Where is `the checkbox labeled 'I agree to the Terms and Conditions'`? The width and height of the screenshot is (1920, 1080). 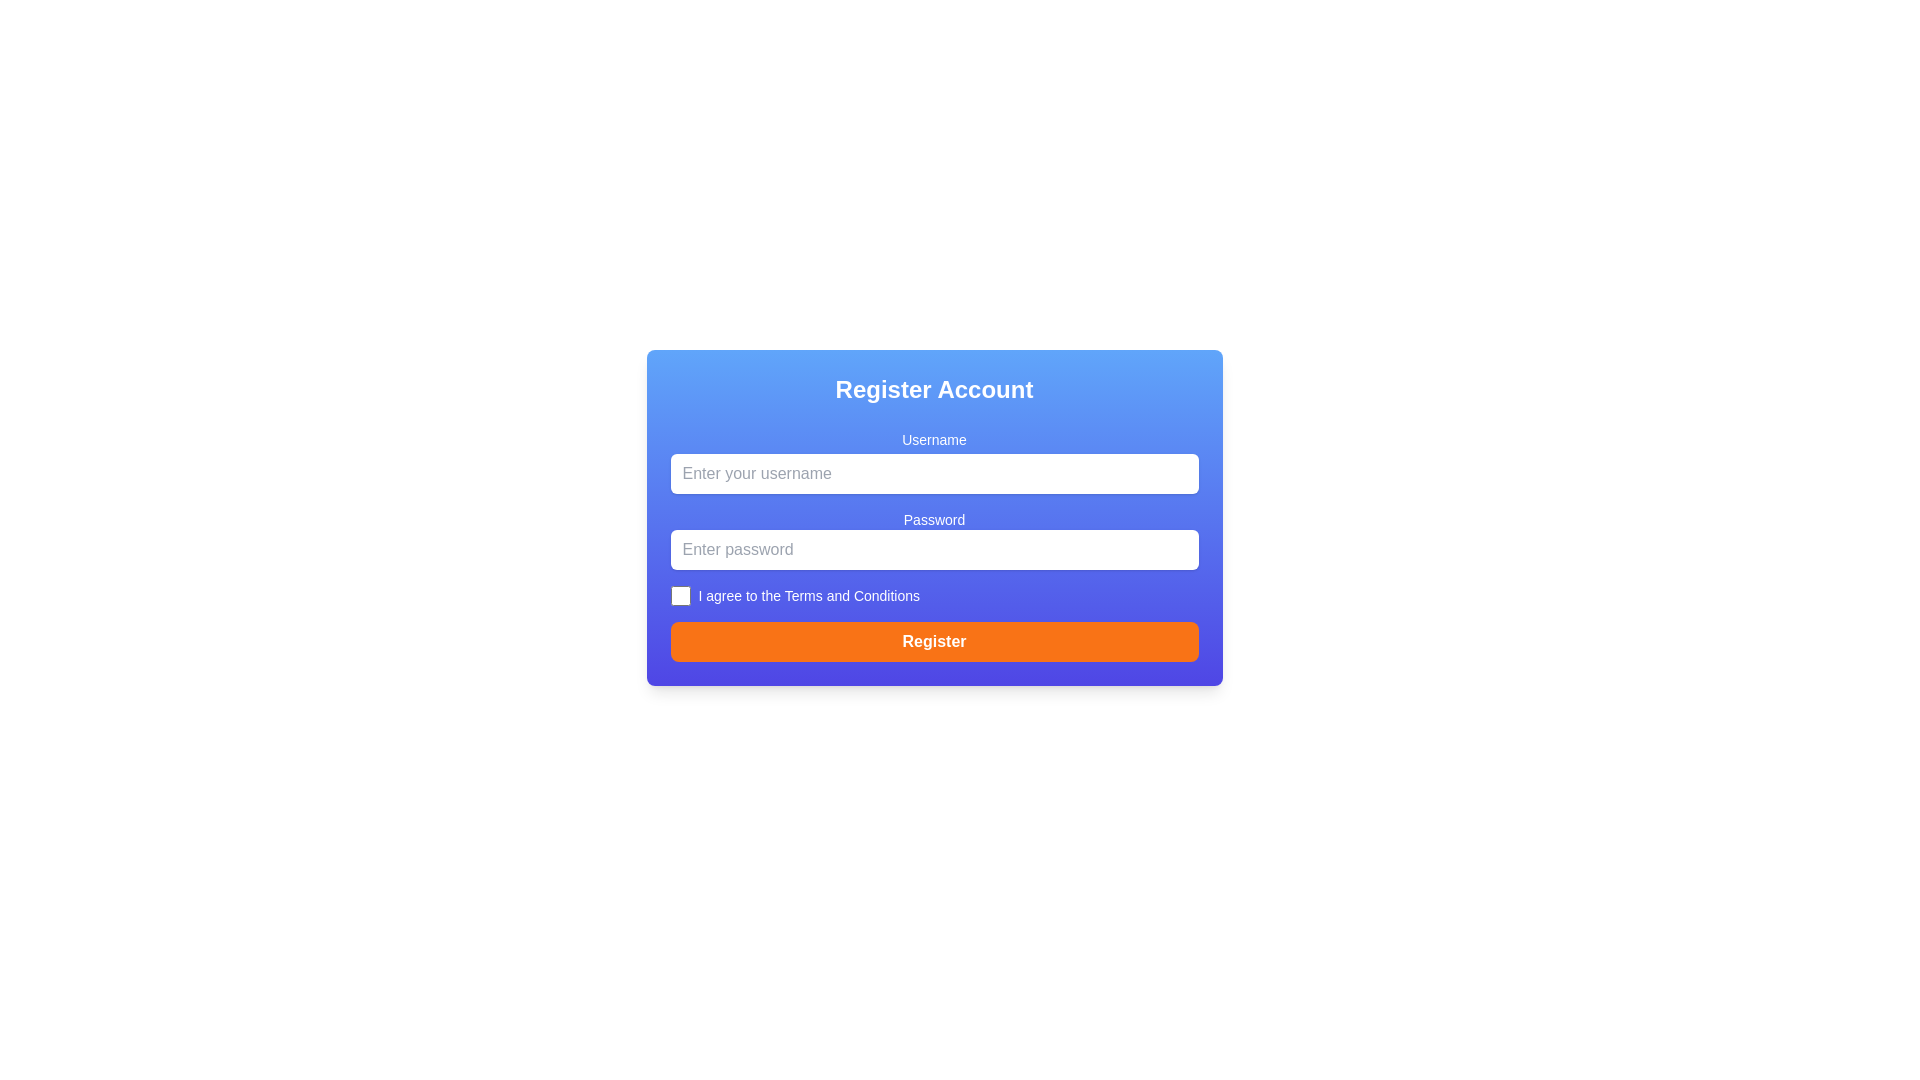 the checkbox labeled 'I agree to the Terms and Conditions' is located at coordinates (933, 595).